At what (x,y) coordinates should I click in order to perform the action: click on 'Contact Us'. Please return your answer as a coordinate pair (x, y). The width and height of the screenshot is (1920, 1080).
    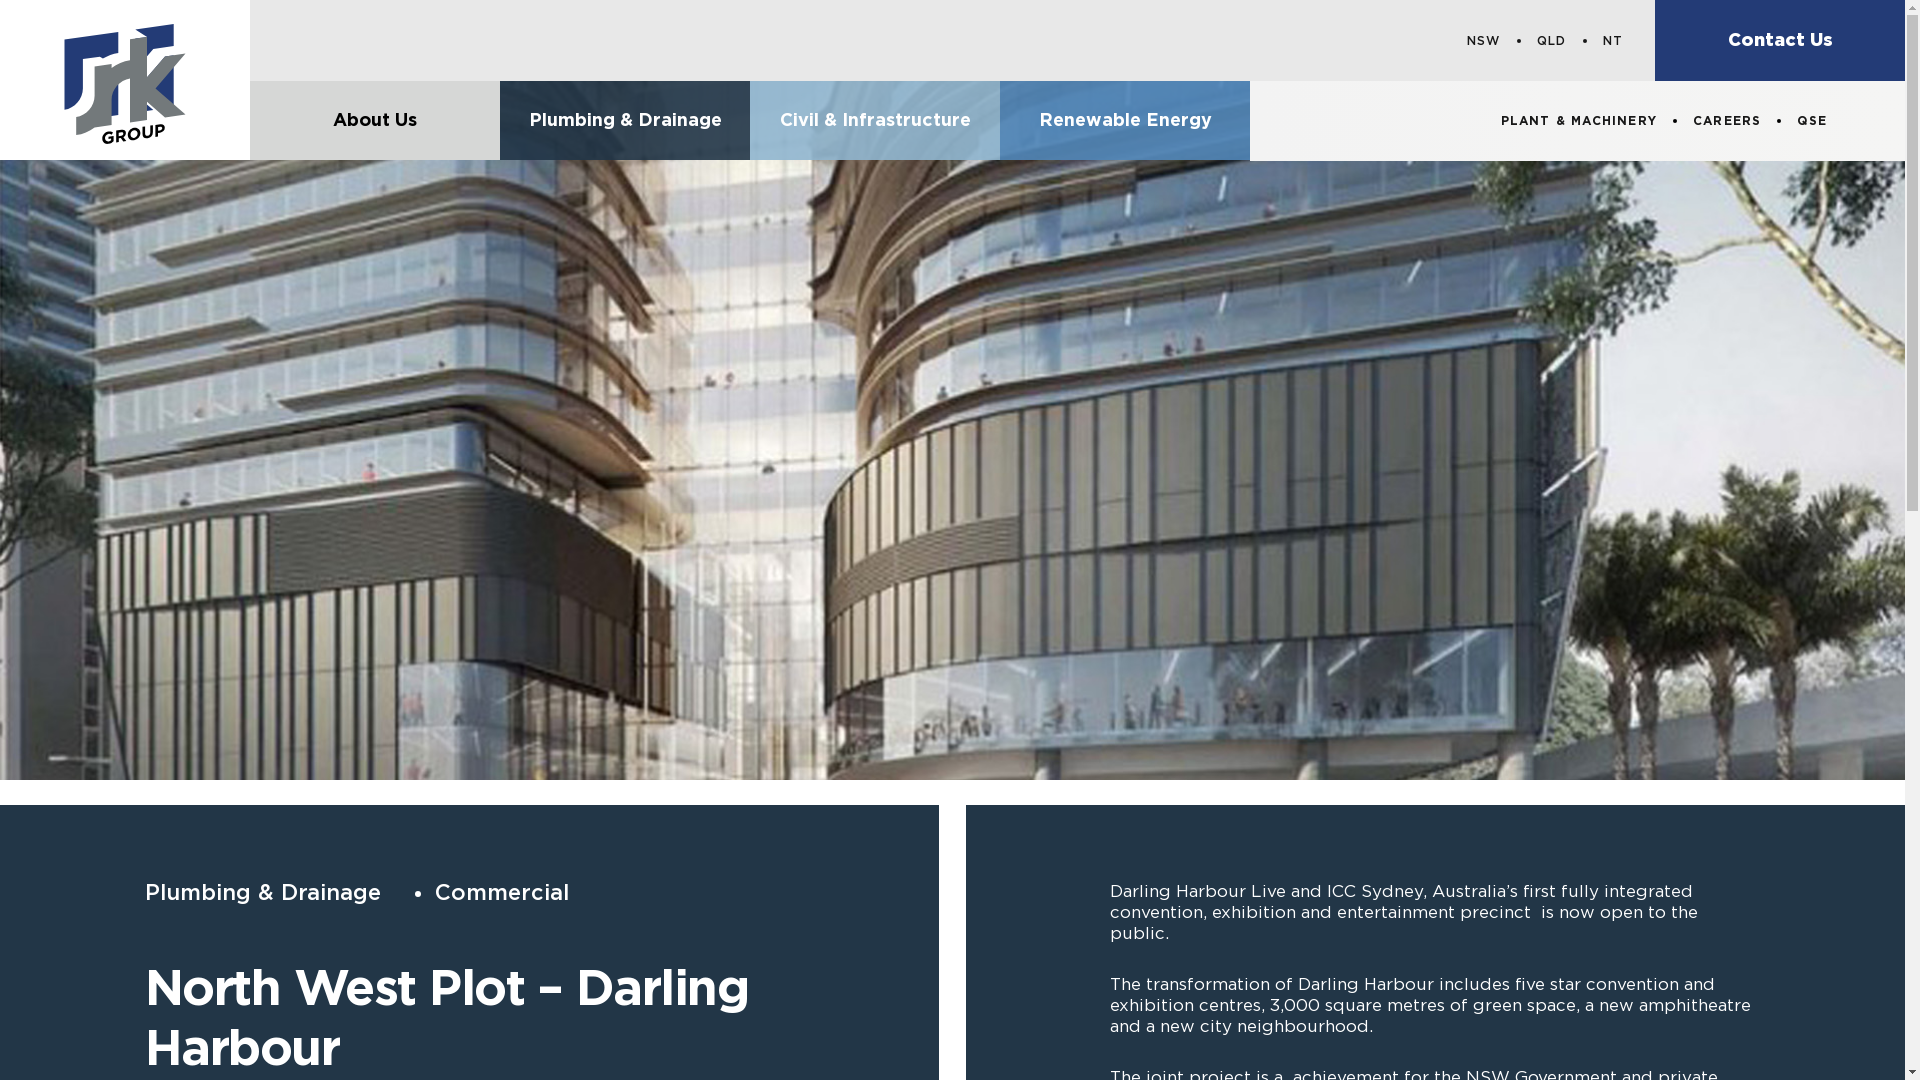
    Looking at the image, I should click on (1780, 40).